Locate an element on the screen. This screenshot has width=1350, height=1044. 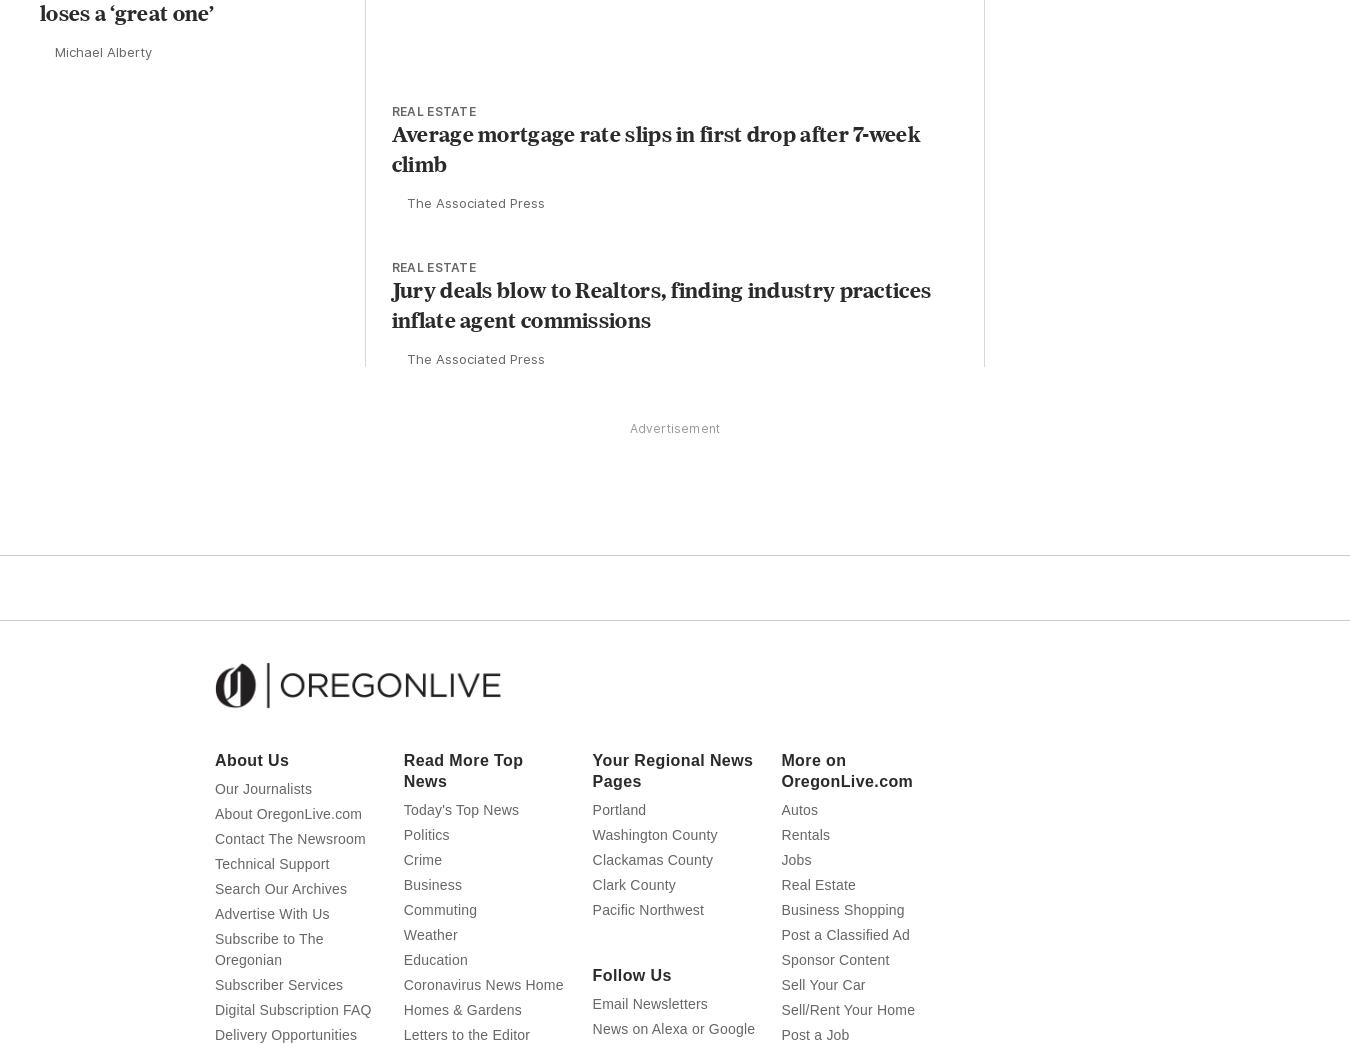
'Business Shopping' is located at coordinates (842, 947).